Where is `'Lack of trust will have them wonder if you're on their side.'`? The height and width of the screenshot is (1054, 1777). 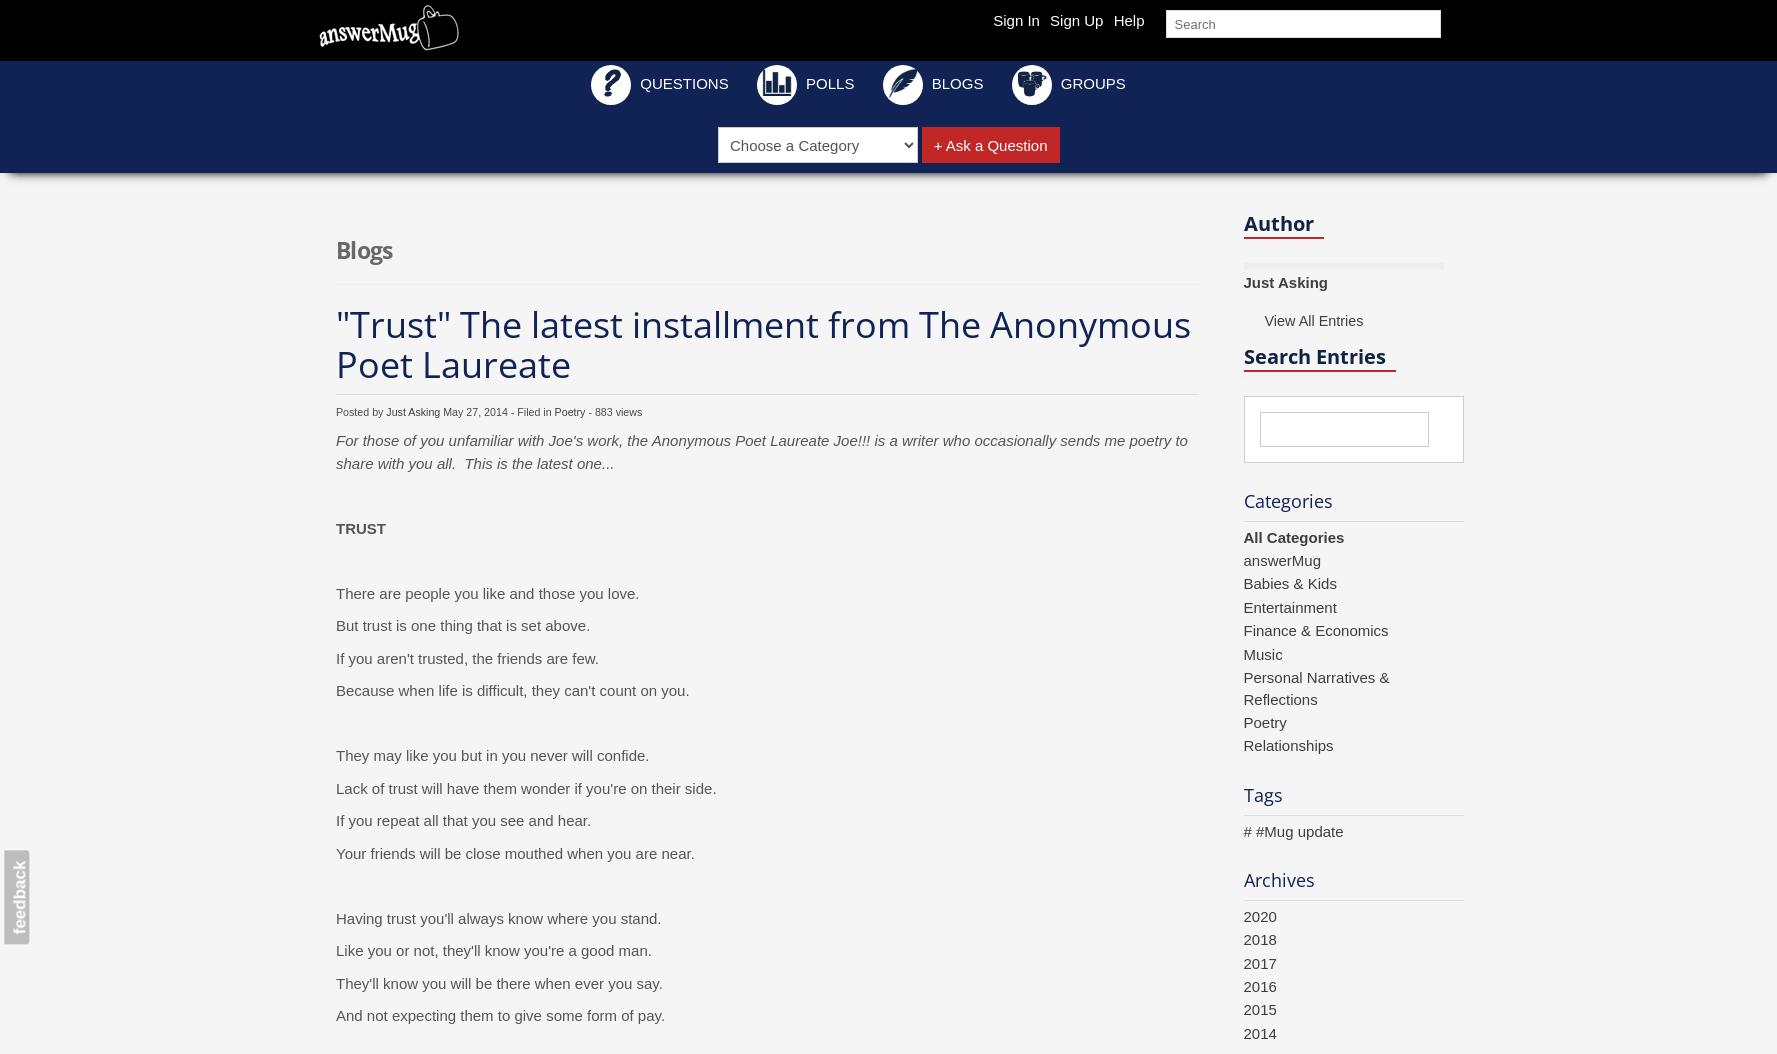 'Lack of trust will have them wonder if you're on their side.' is located at coordinates (525, 787).